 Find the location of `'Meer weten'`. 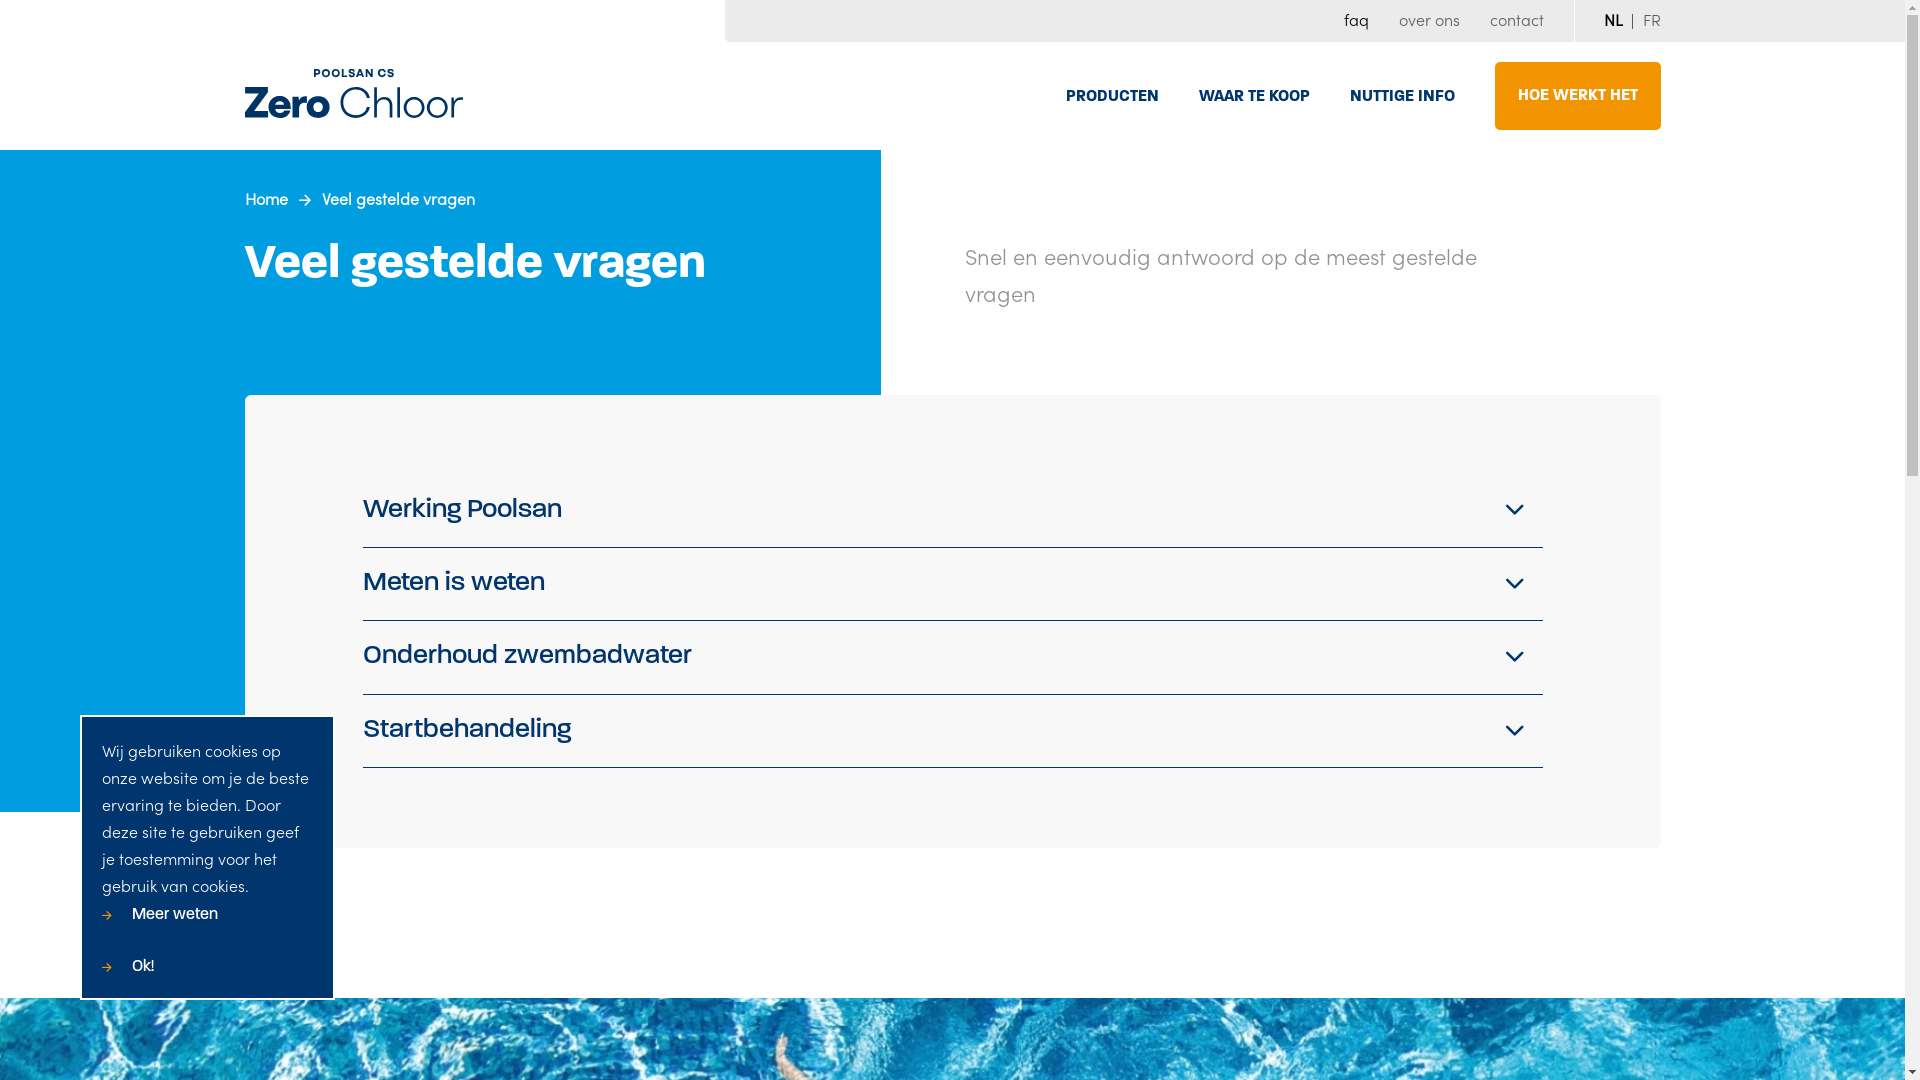

'Meer weten' is located at coordinates (100, 914).